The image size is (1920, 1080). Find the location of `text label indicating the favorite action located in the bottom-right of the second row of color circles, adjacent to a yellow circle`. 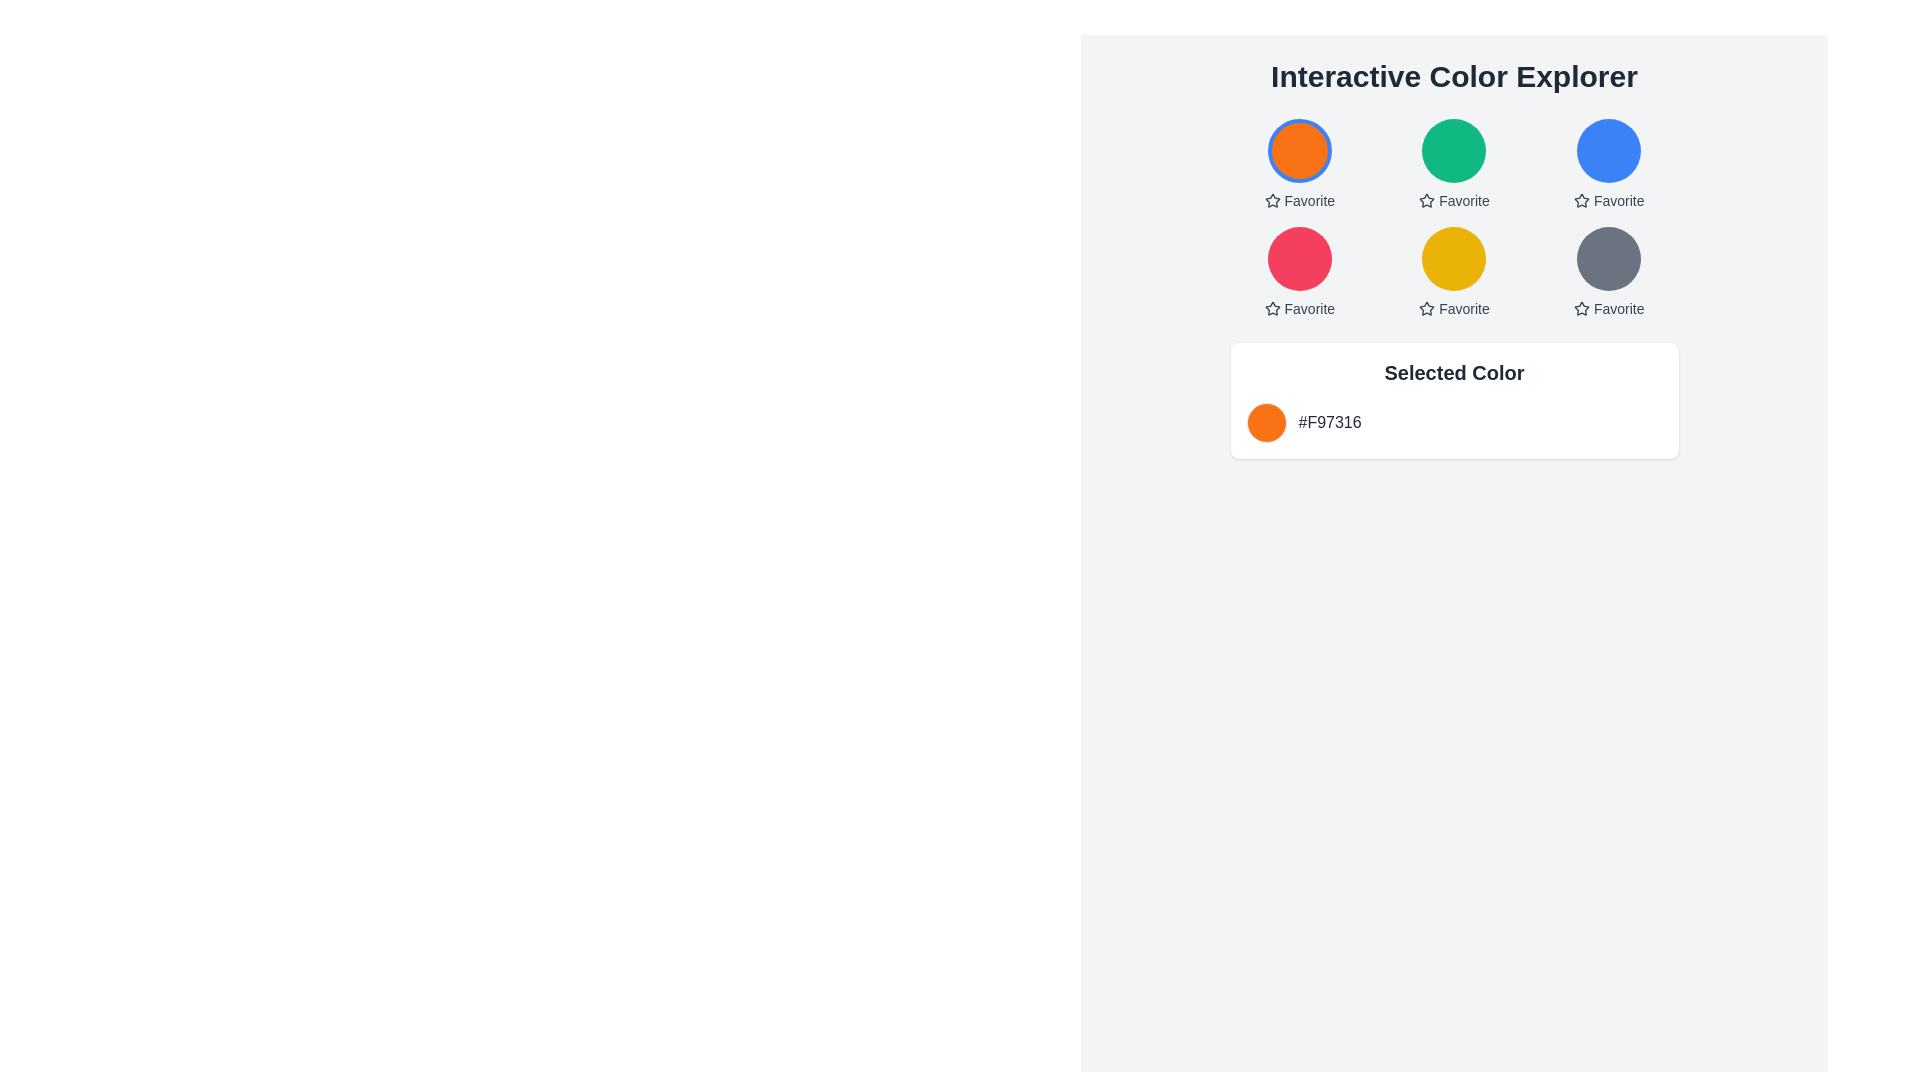

text label indicating the favorite action located in the bottom-right of the second row of color circles, adjacent to a yellow circle is located at coordinates (1464, 308).